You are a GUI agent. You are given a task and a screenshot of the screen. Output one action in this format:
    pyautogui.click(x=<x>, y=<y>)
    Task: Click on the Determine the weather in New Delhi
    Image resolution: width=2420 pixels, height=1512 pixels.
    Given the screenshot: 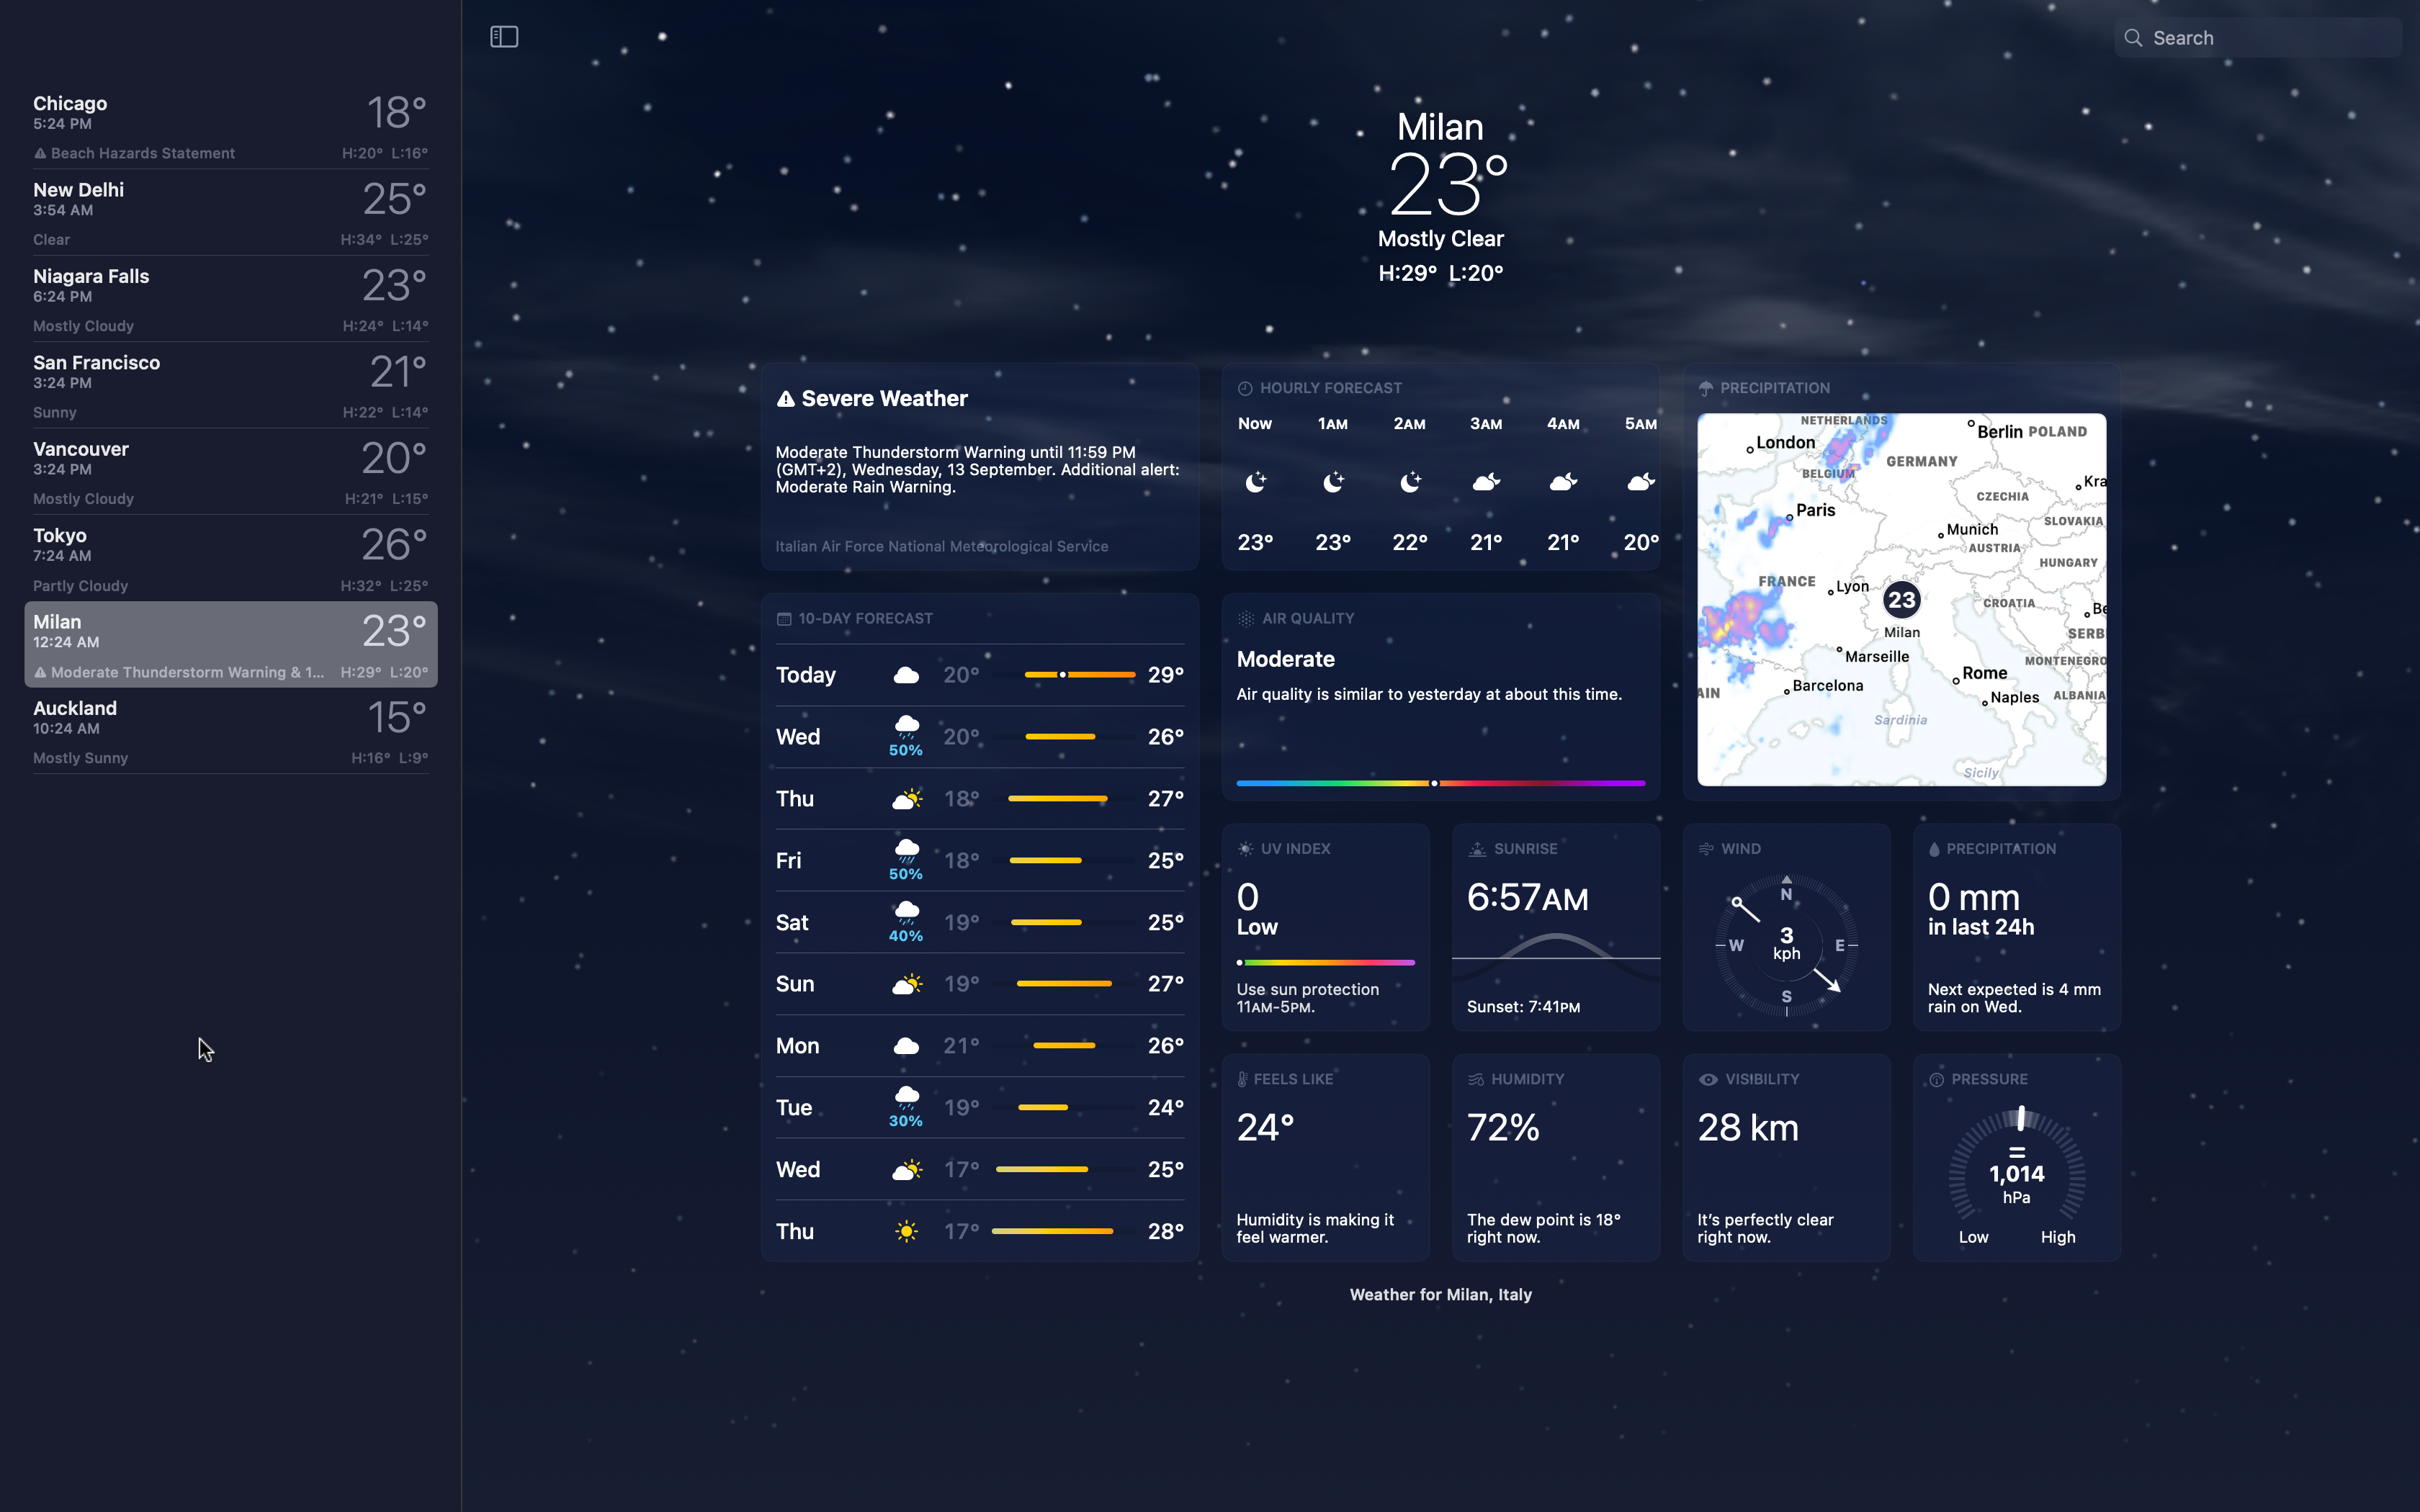 What is the action you would take?
    pyautogui.click(x=229, y=212)
    